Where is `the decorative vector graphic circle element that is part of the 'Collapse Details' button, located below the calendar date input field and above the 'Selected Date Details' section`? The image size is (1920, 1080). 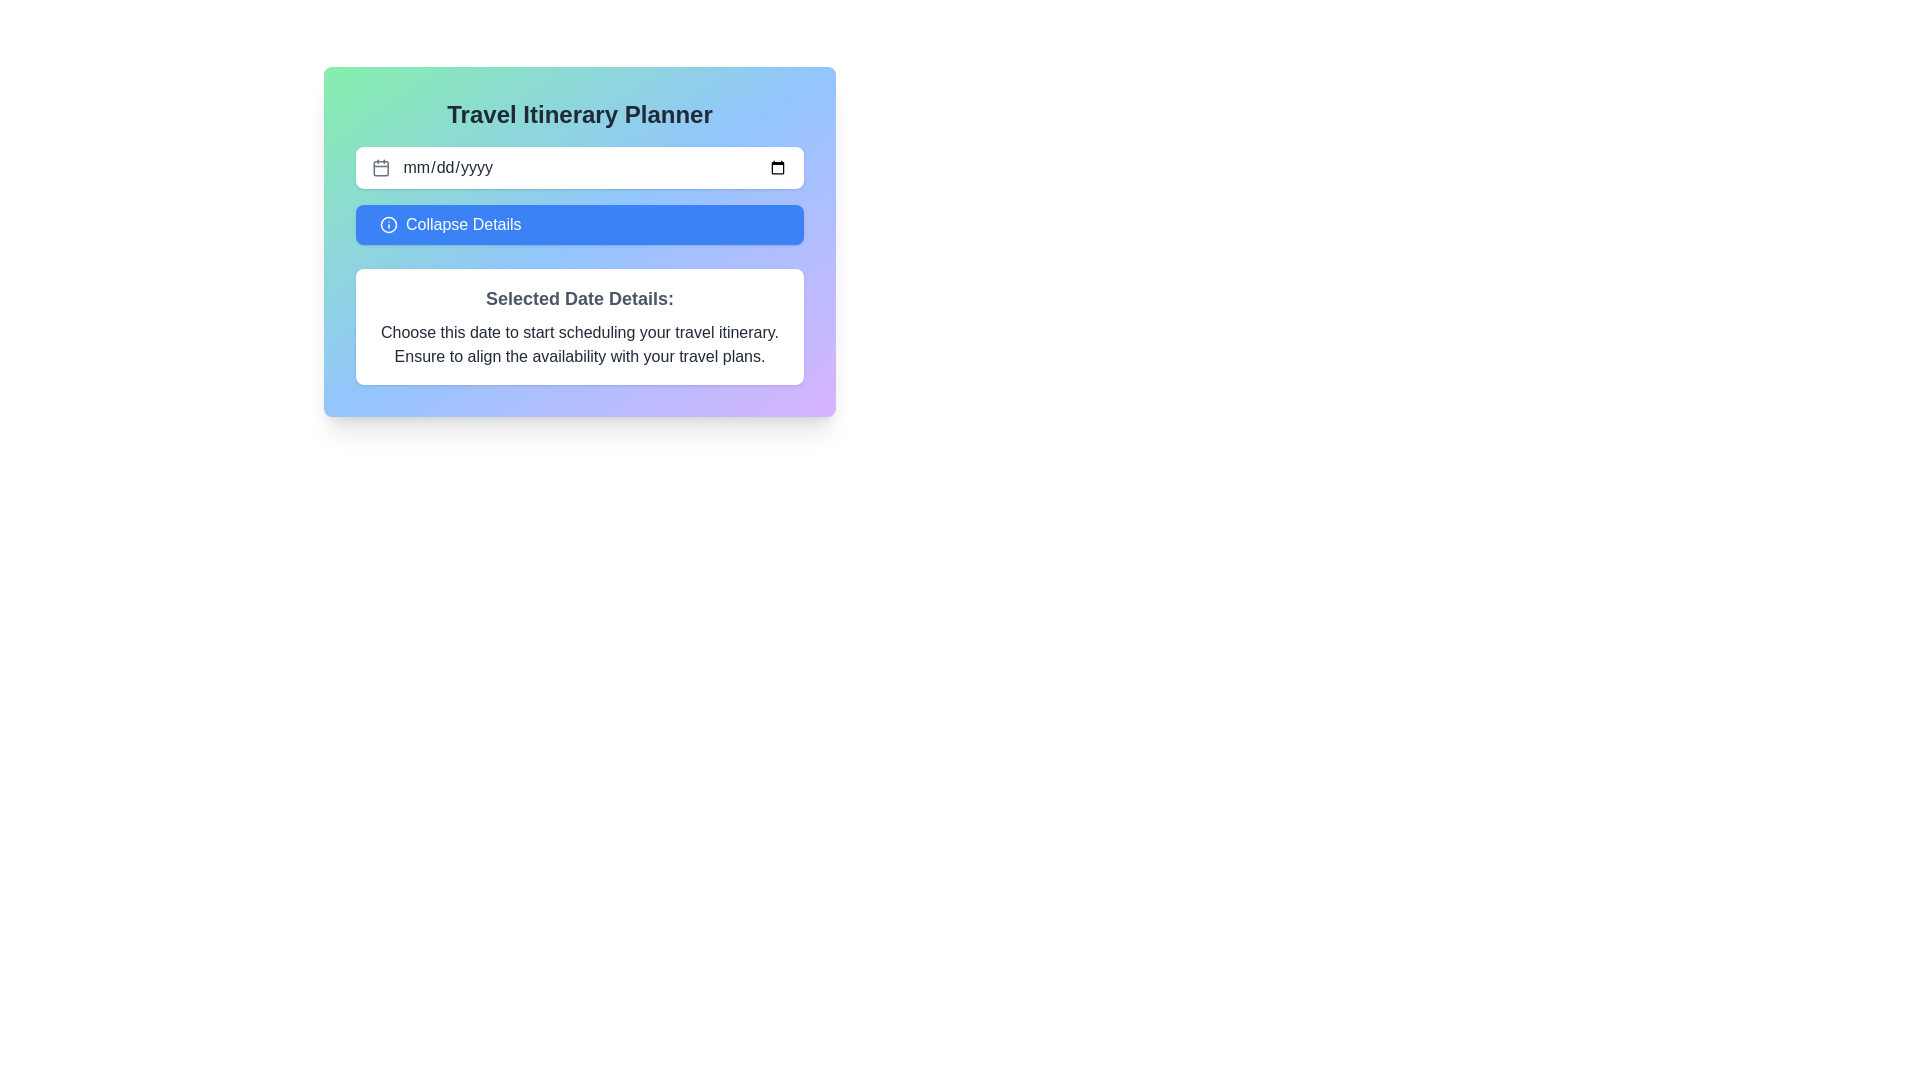 the decorative vector graphic circle element that is part of the 'Collapse Details' button, located below the calendar date input field and above the 'Selected Date Details' section is located at coordinates (388, 224).